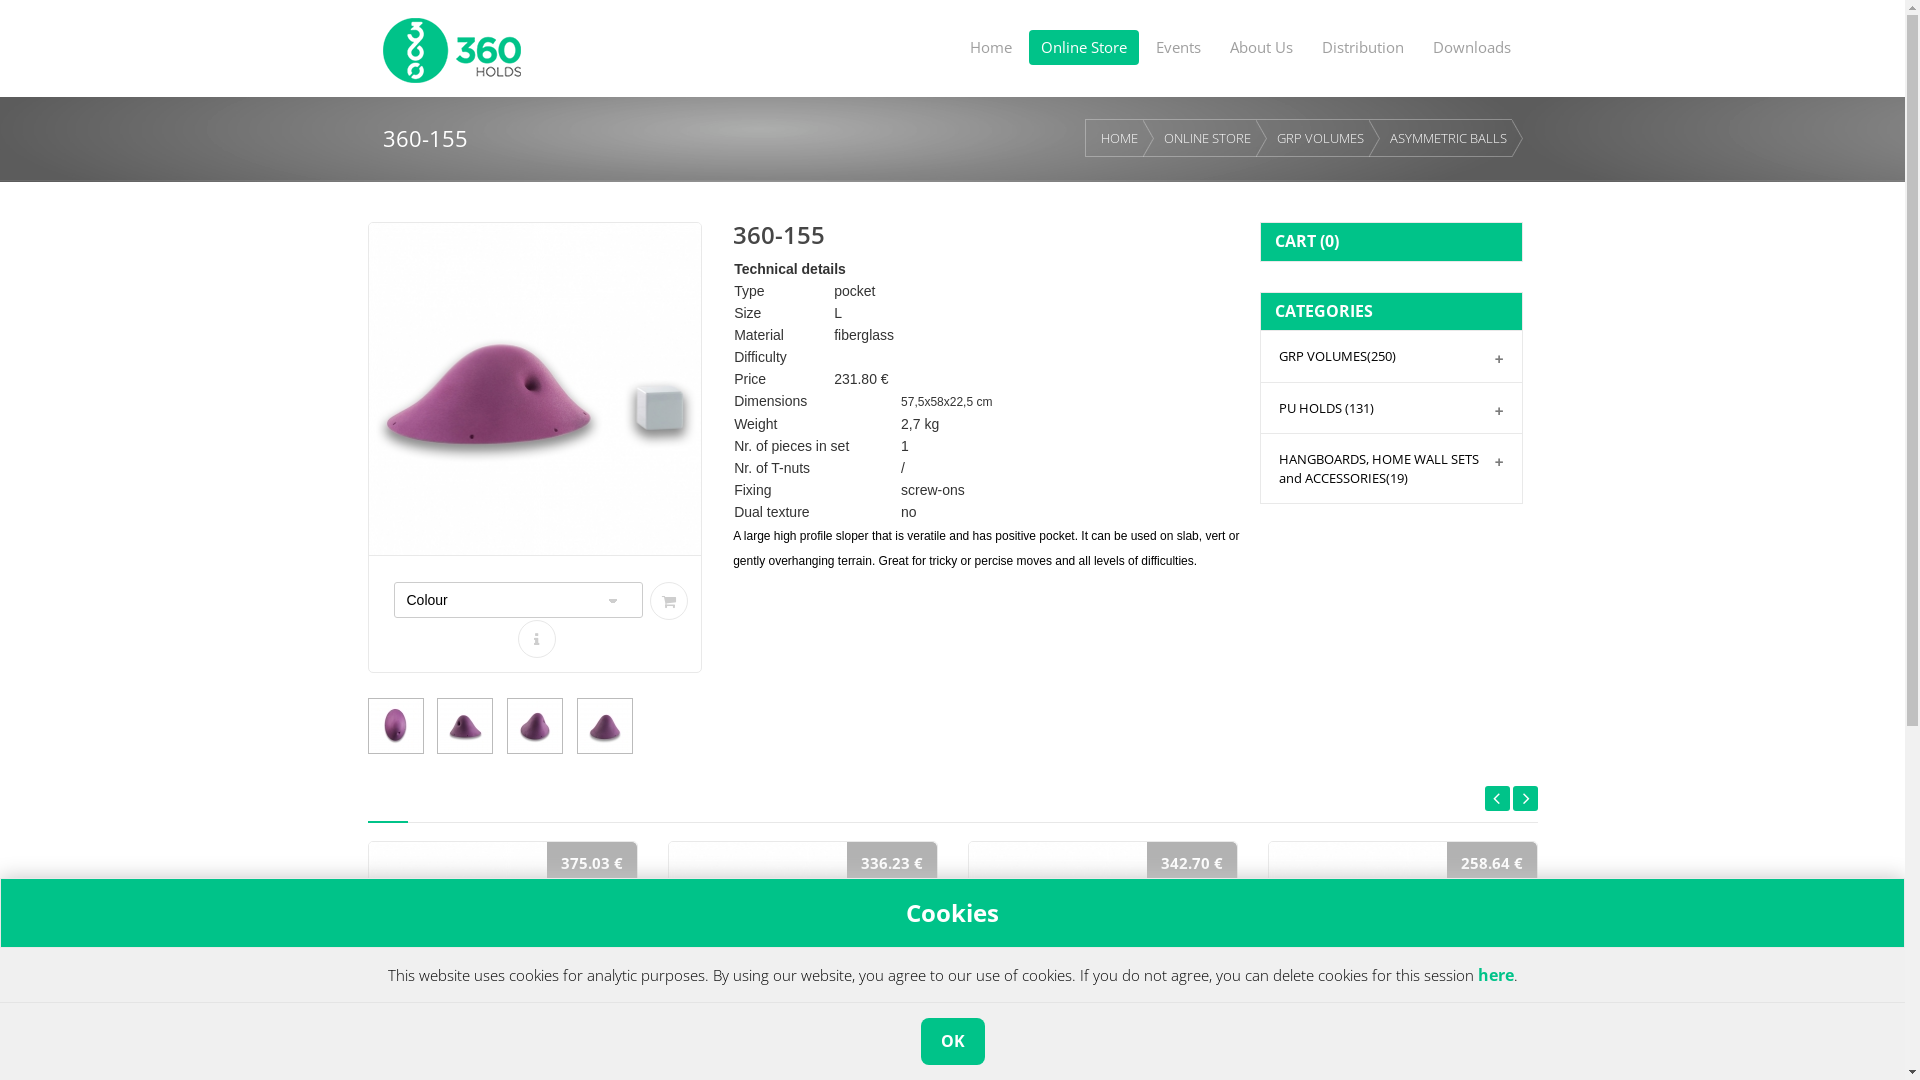 The image size is (1920, 1080). I want to click on 'ONLINE STORE', so click(1206, 137).